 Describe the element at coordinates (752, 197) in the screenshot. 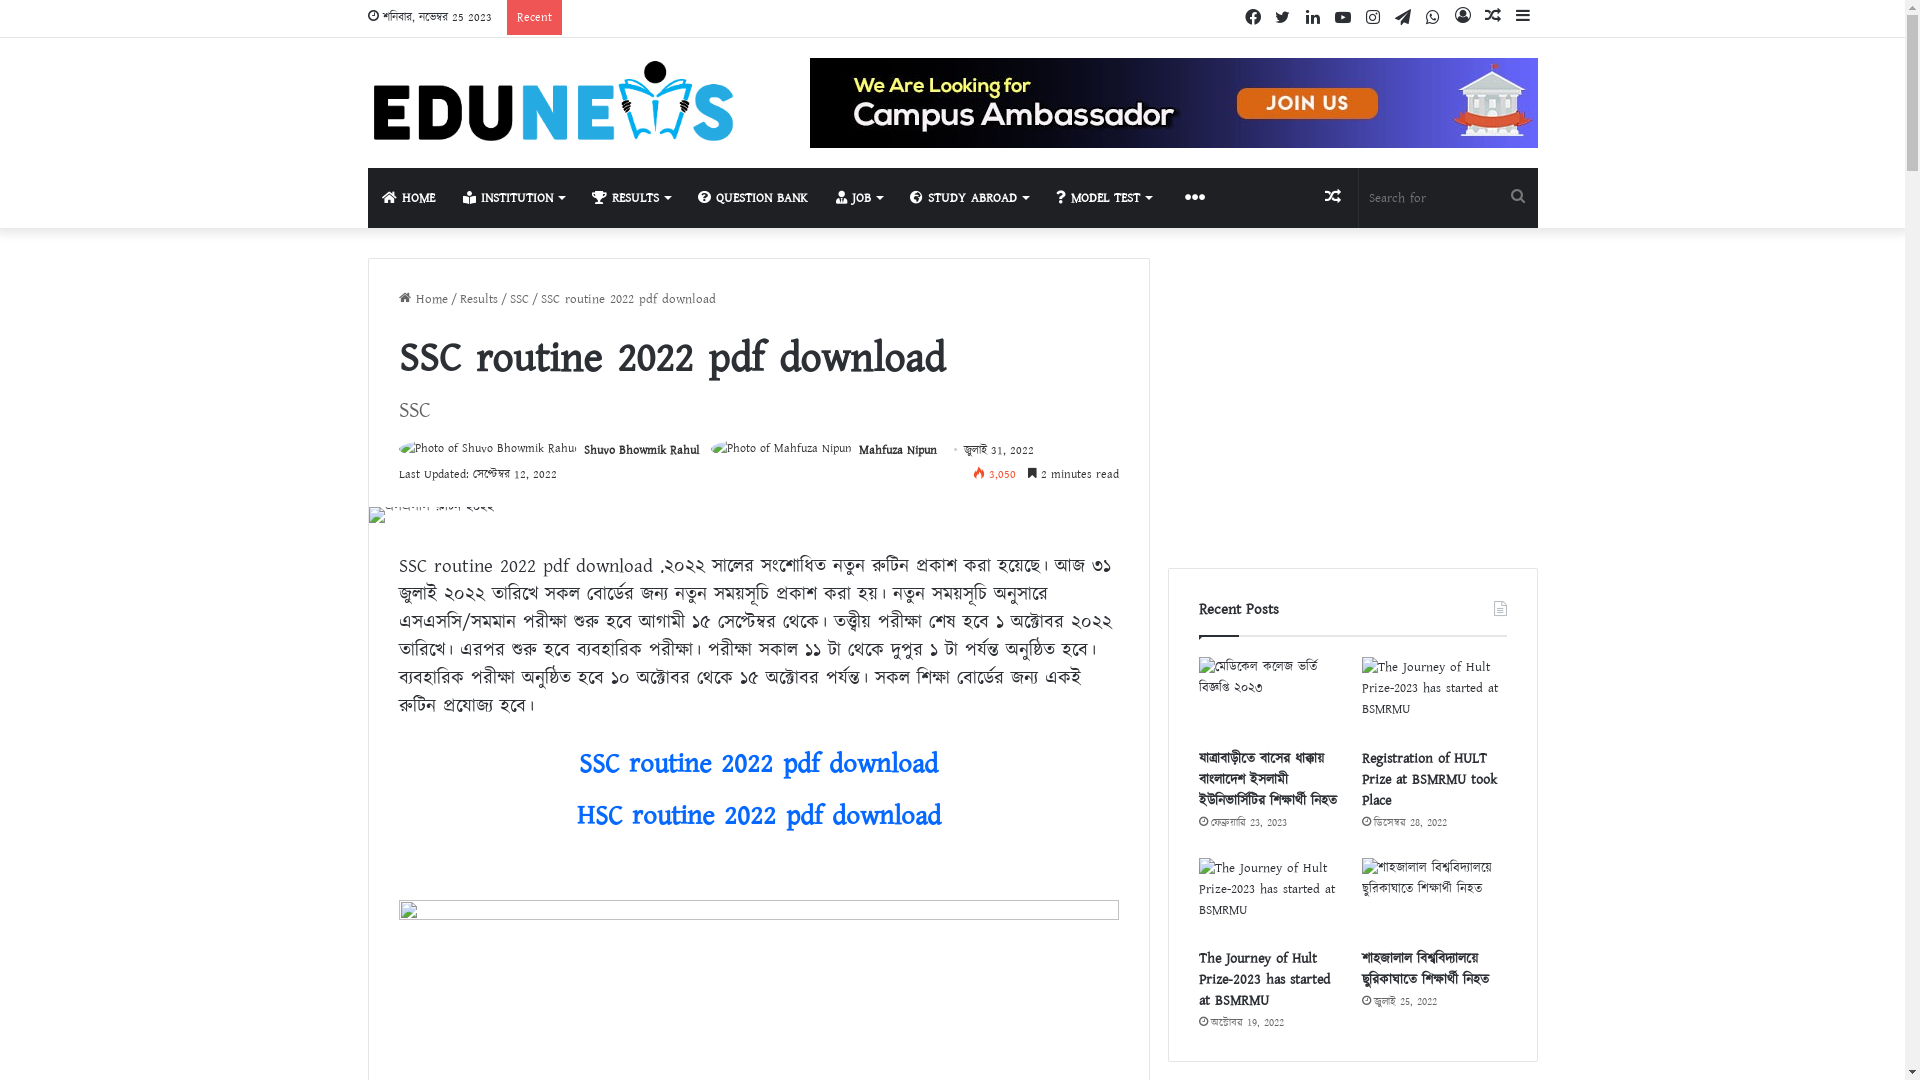

I see `'QUESTION BANK'` at that location.